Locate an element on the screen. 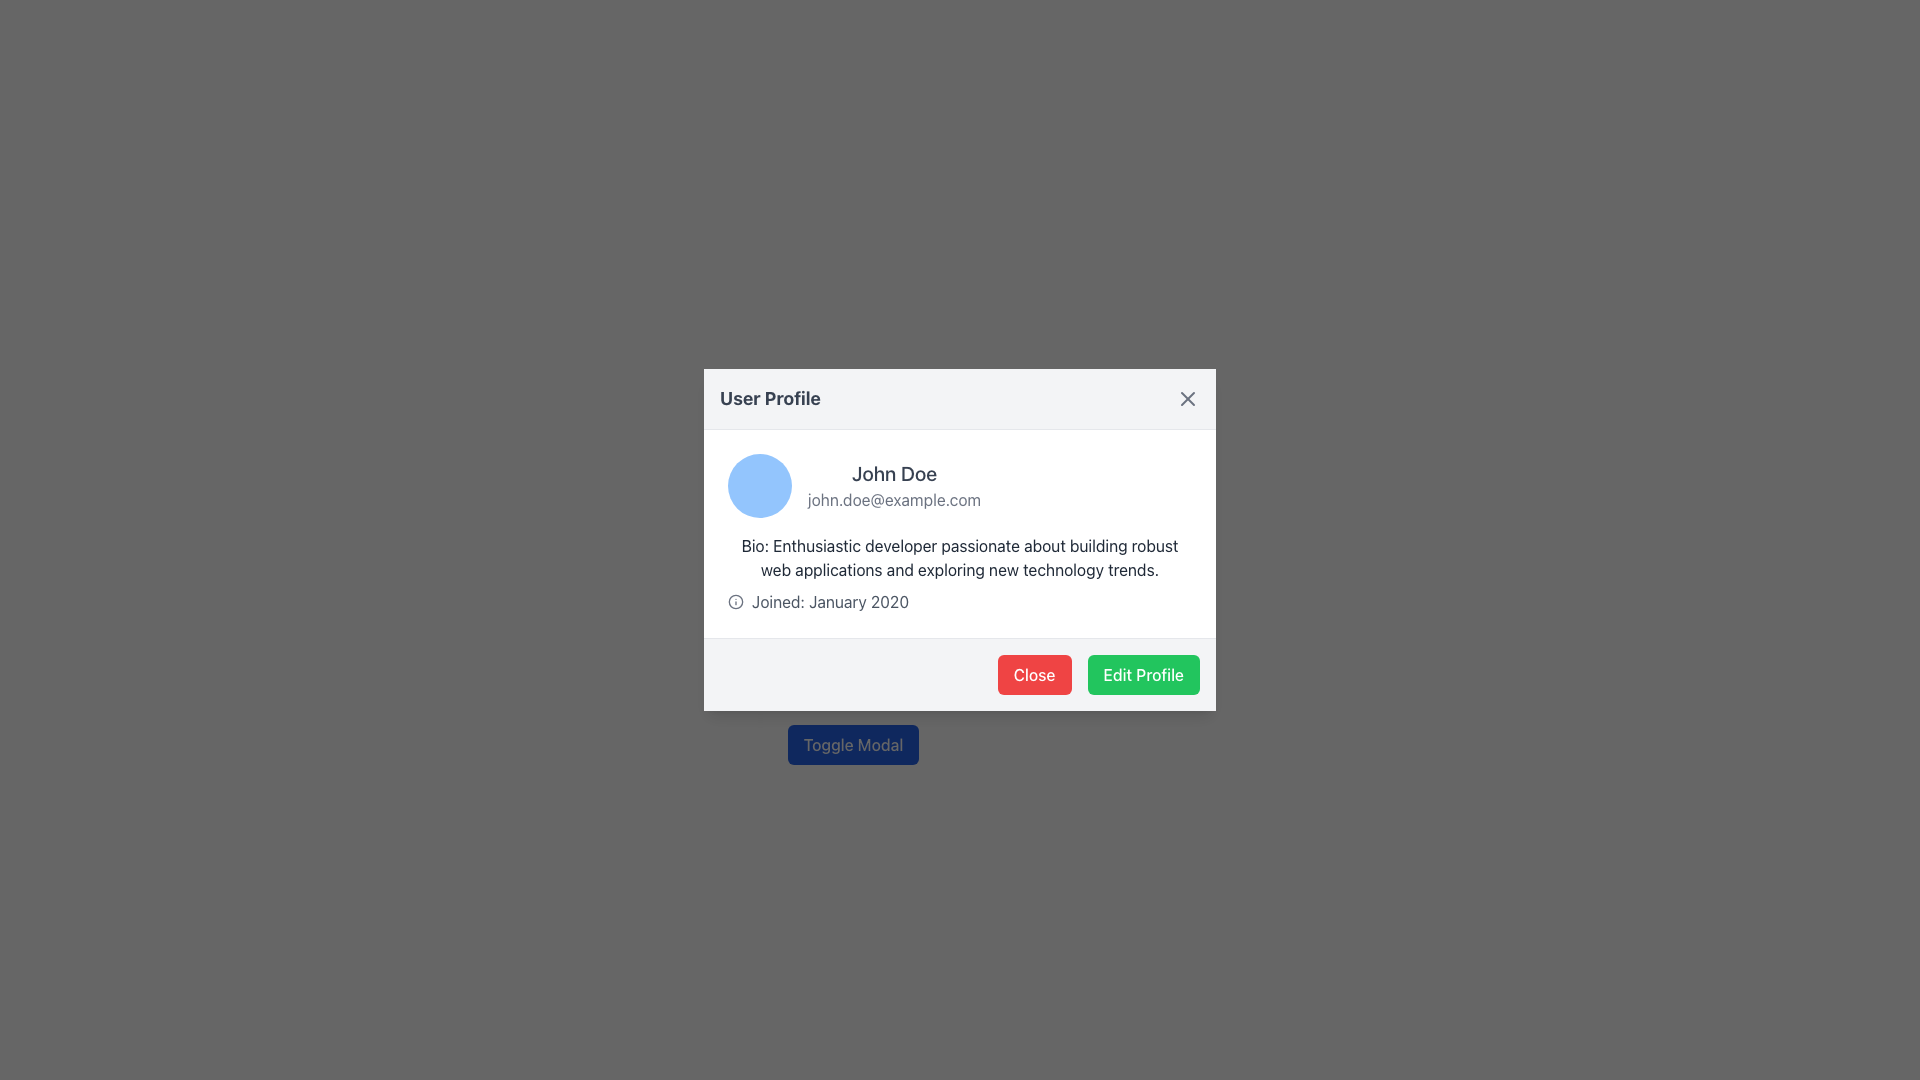  the Profile Header section containing the blue circular avatar and text 'John Doe' and 'john.doe@example.com' is located at coordinates (960, 486).